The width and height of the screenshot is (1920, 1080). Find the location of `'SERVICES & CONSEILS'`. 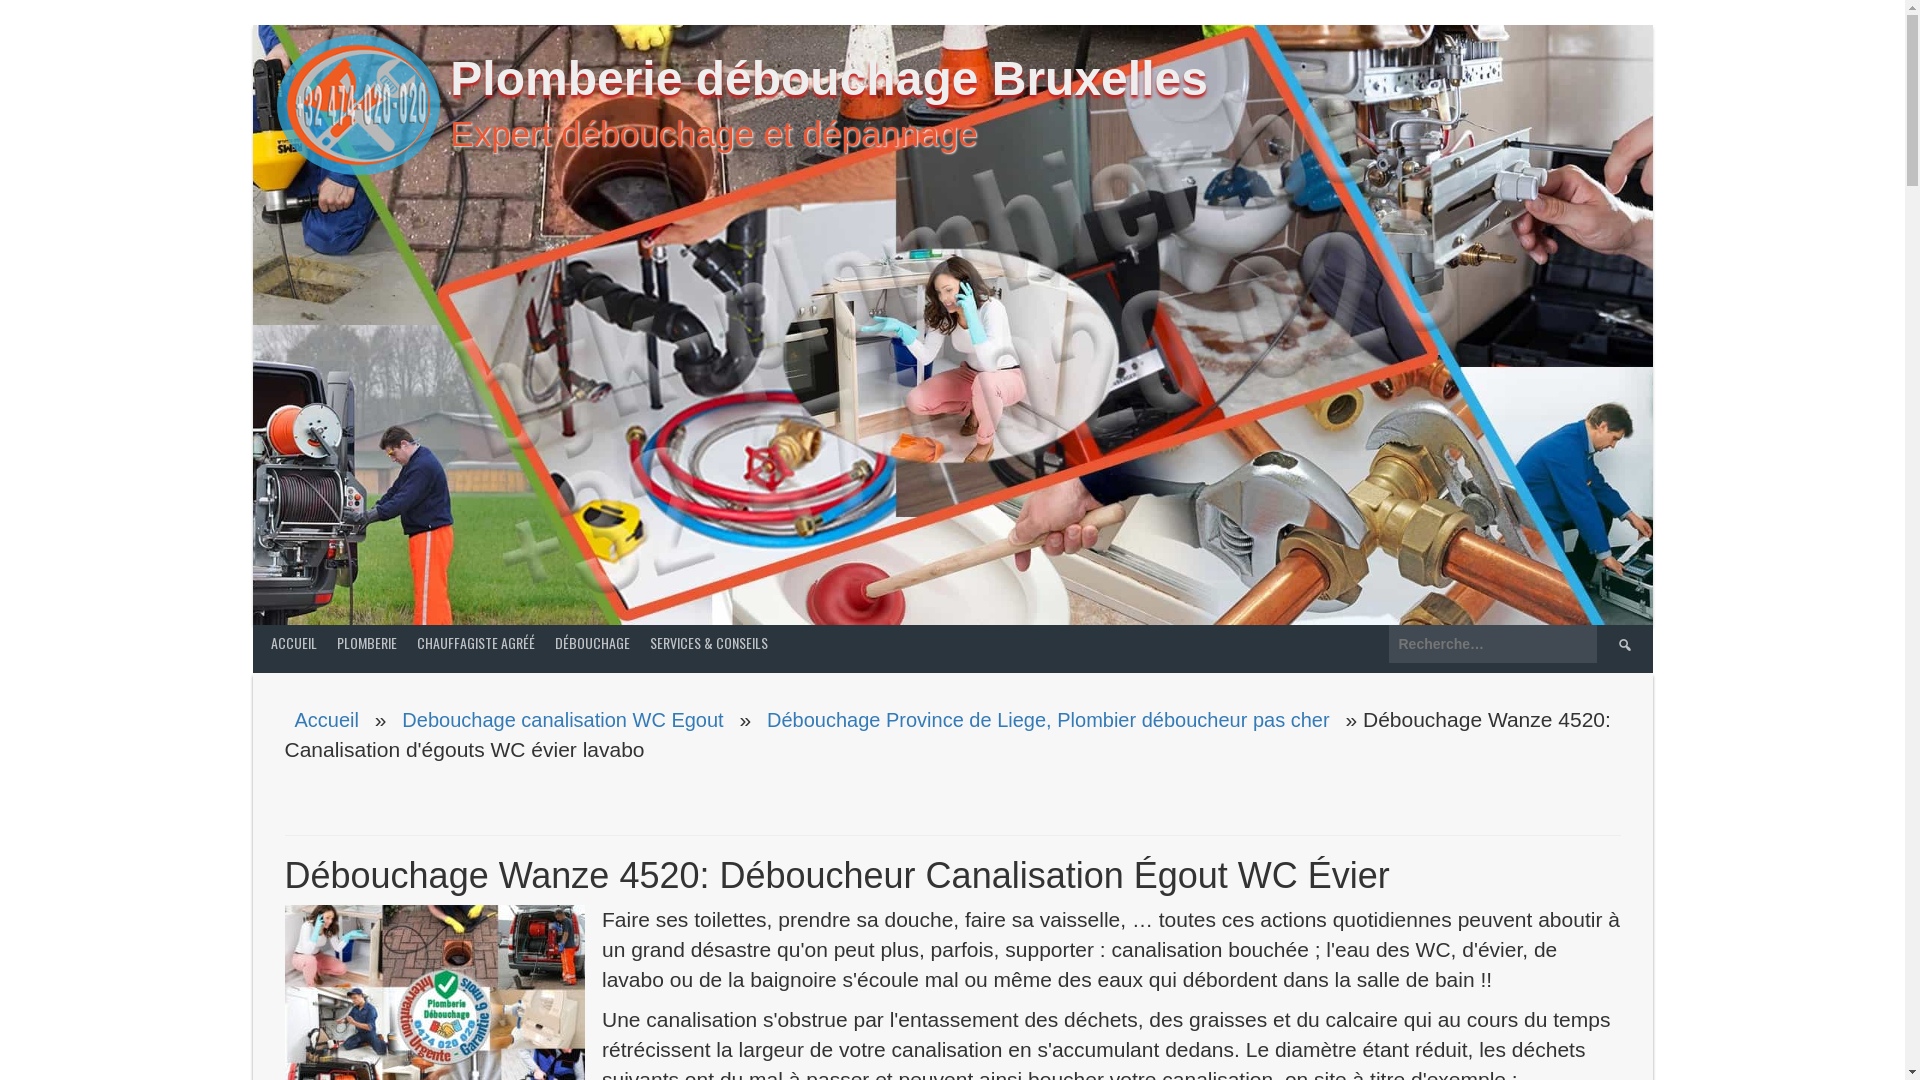

'SERVICES & CONSEILS' is located at coordinates (709, 643).